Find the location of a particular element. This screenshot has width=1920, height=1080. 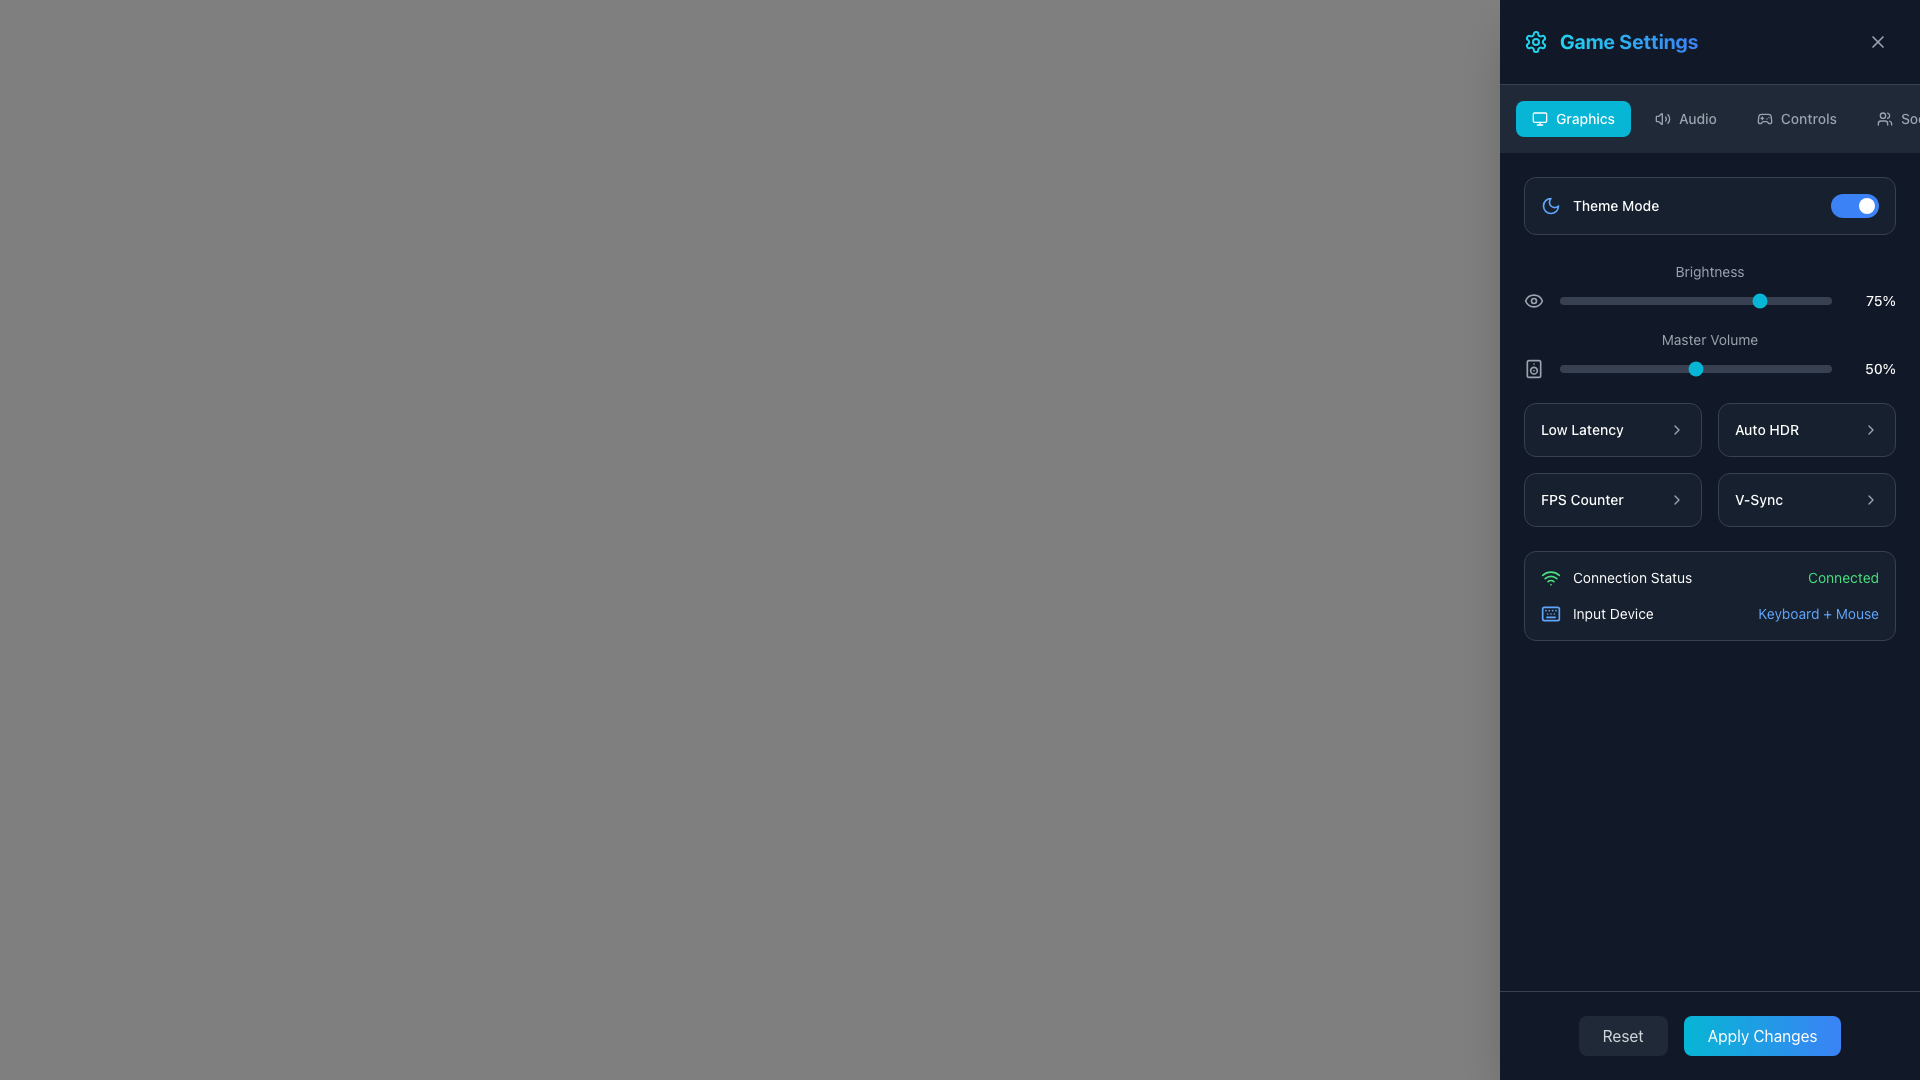

the 'Graphics' category icon located at the top navigation area of the game settings interface is located at coordinates (1539, 119).